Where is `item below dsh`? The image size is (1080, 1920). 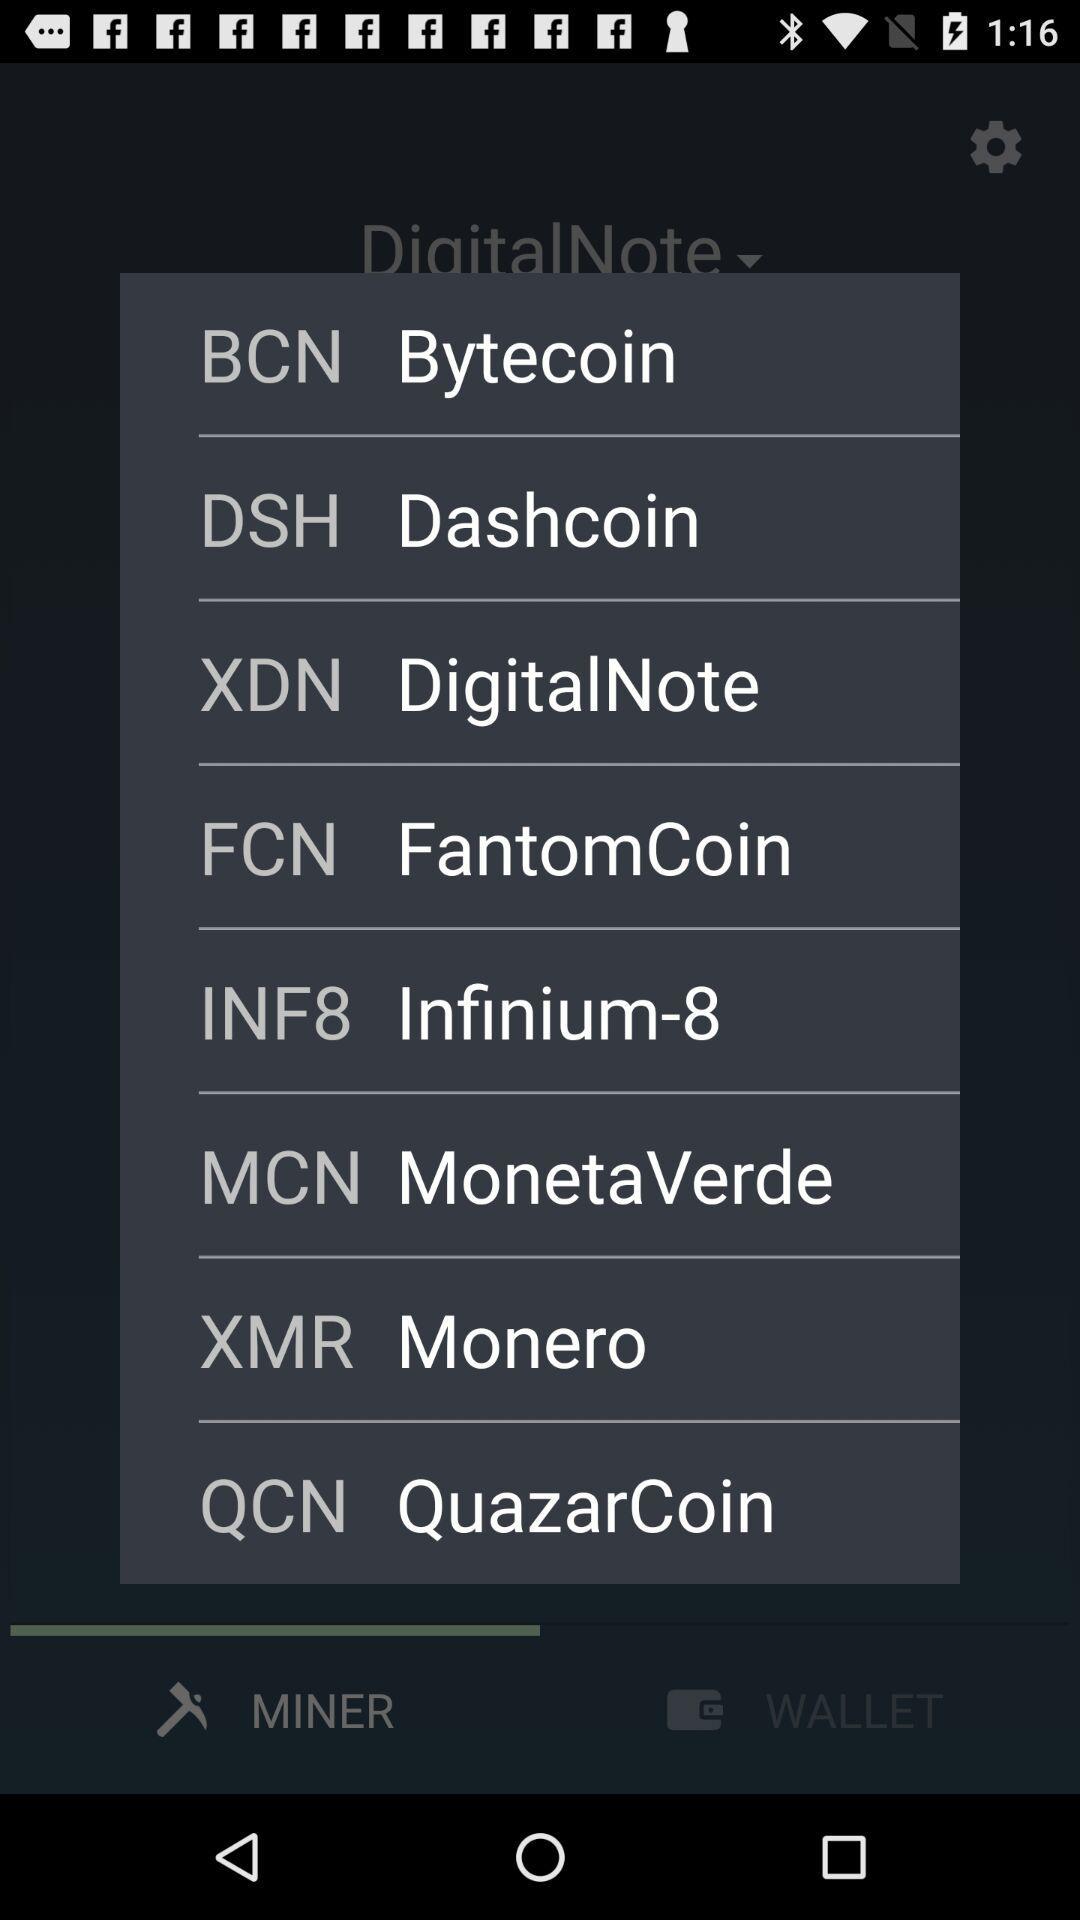 item below dsh is located at coordinates (651, 682).